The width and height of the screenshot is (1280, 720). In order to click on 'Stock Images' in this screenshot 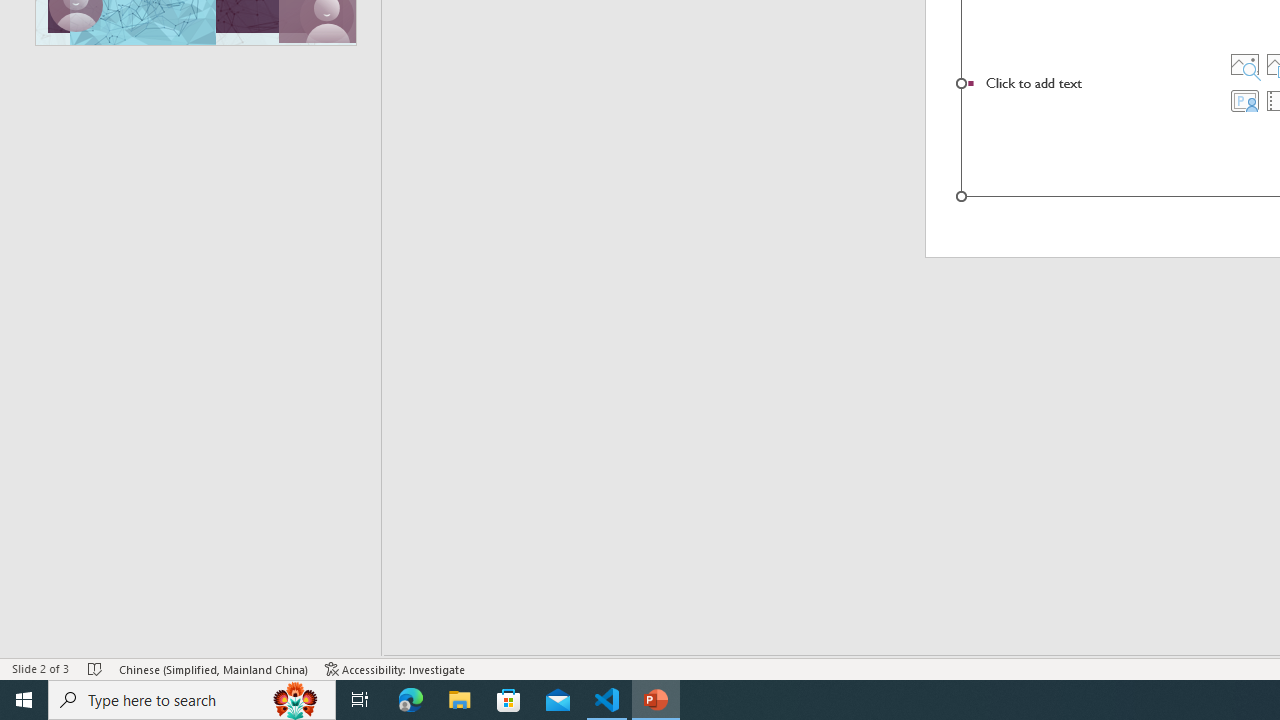, I will do `click(1243, 63)`.